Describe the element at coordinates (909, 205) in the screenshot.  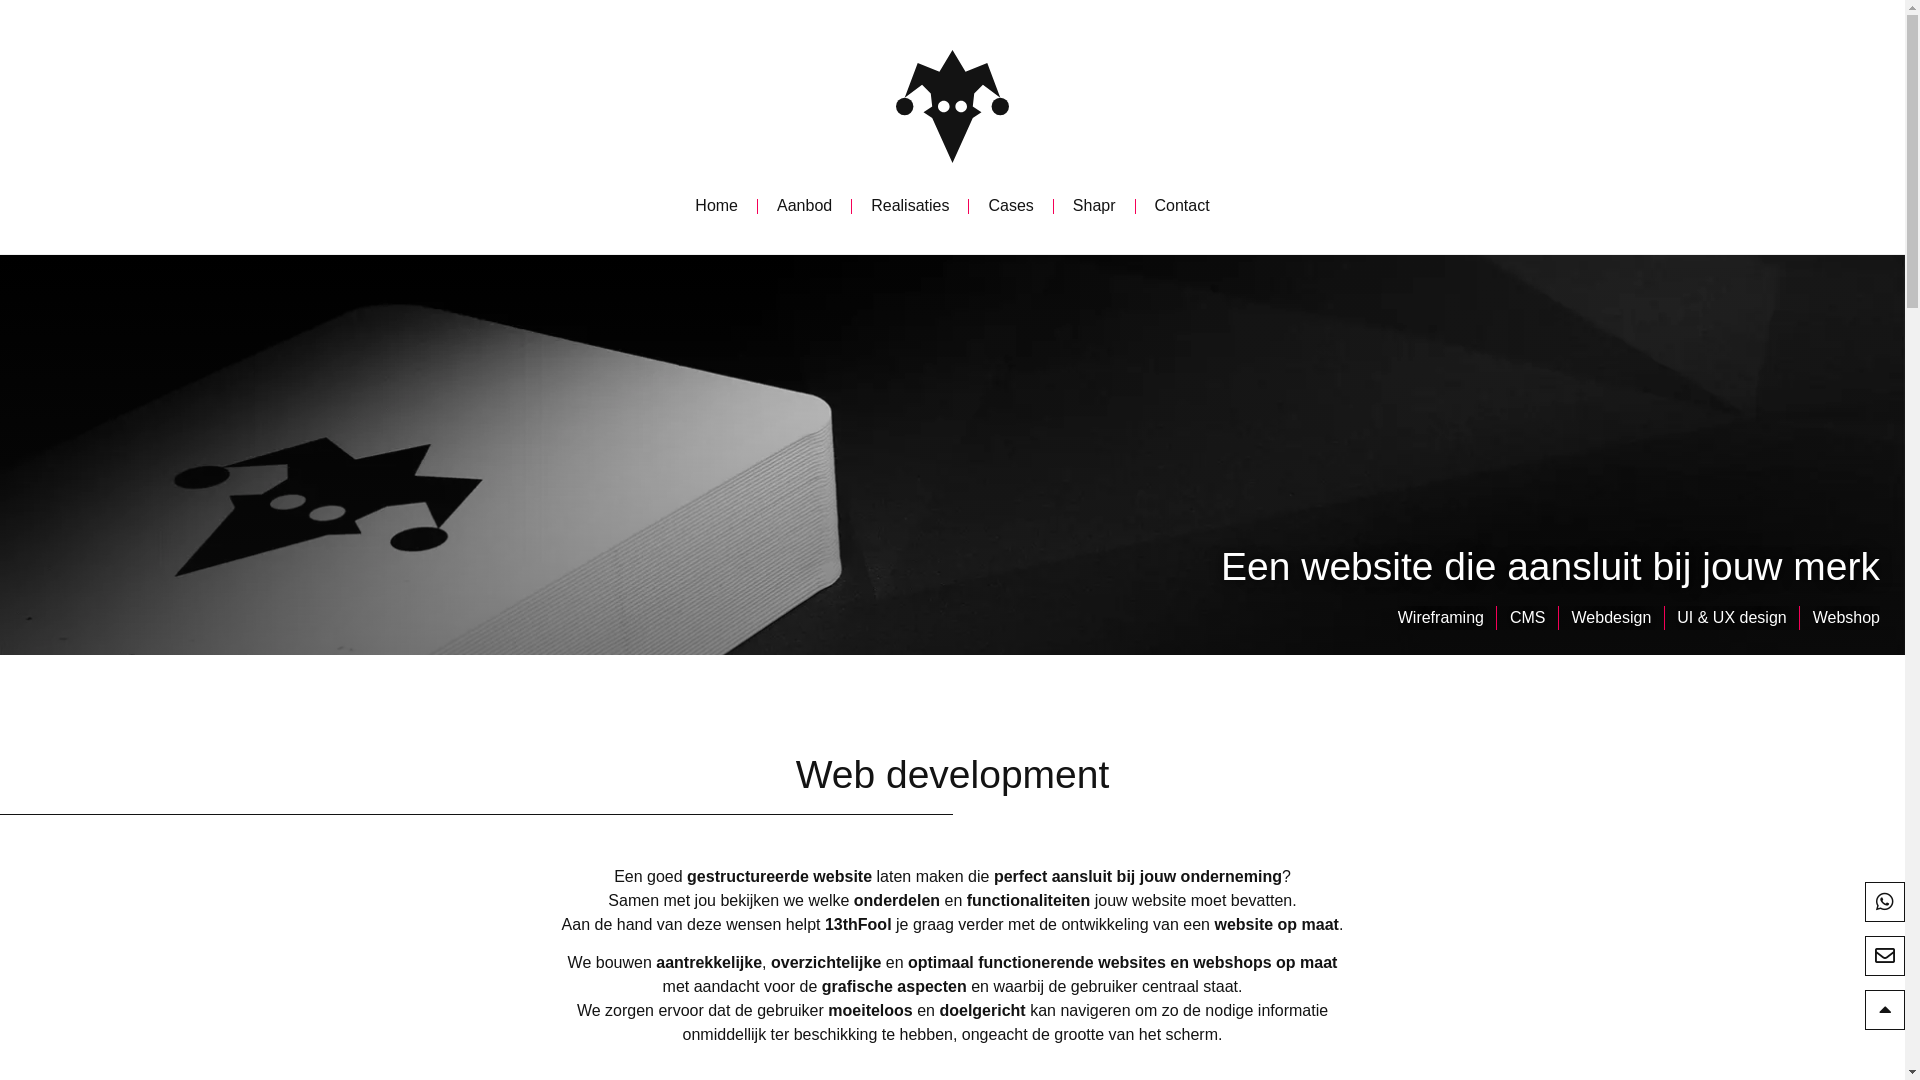
I see `'Realisaties'` at that location.